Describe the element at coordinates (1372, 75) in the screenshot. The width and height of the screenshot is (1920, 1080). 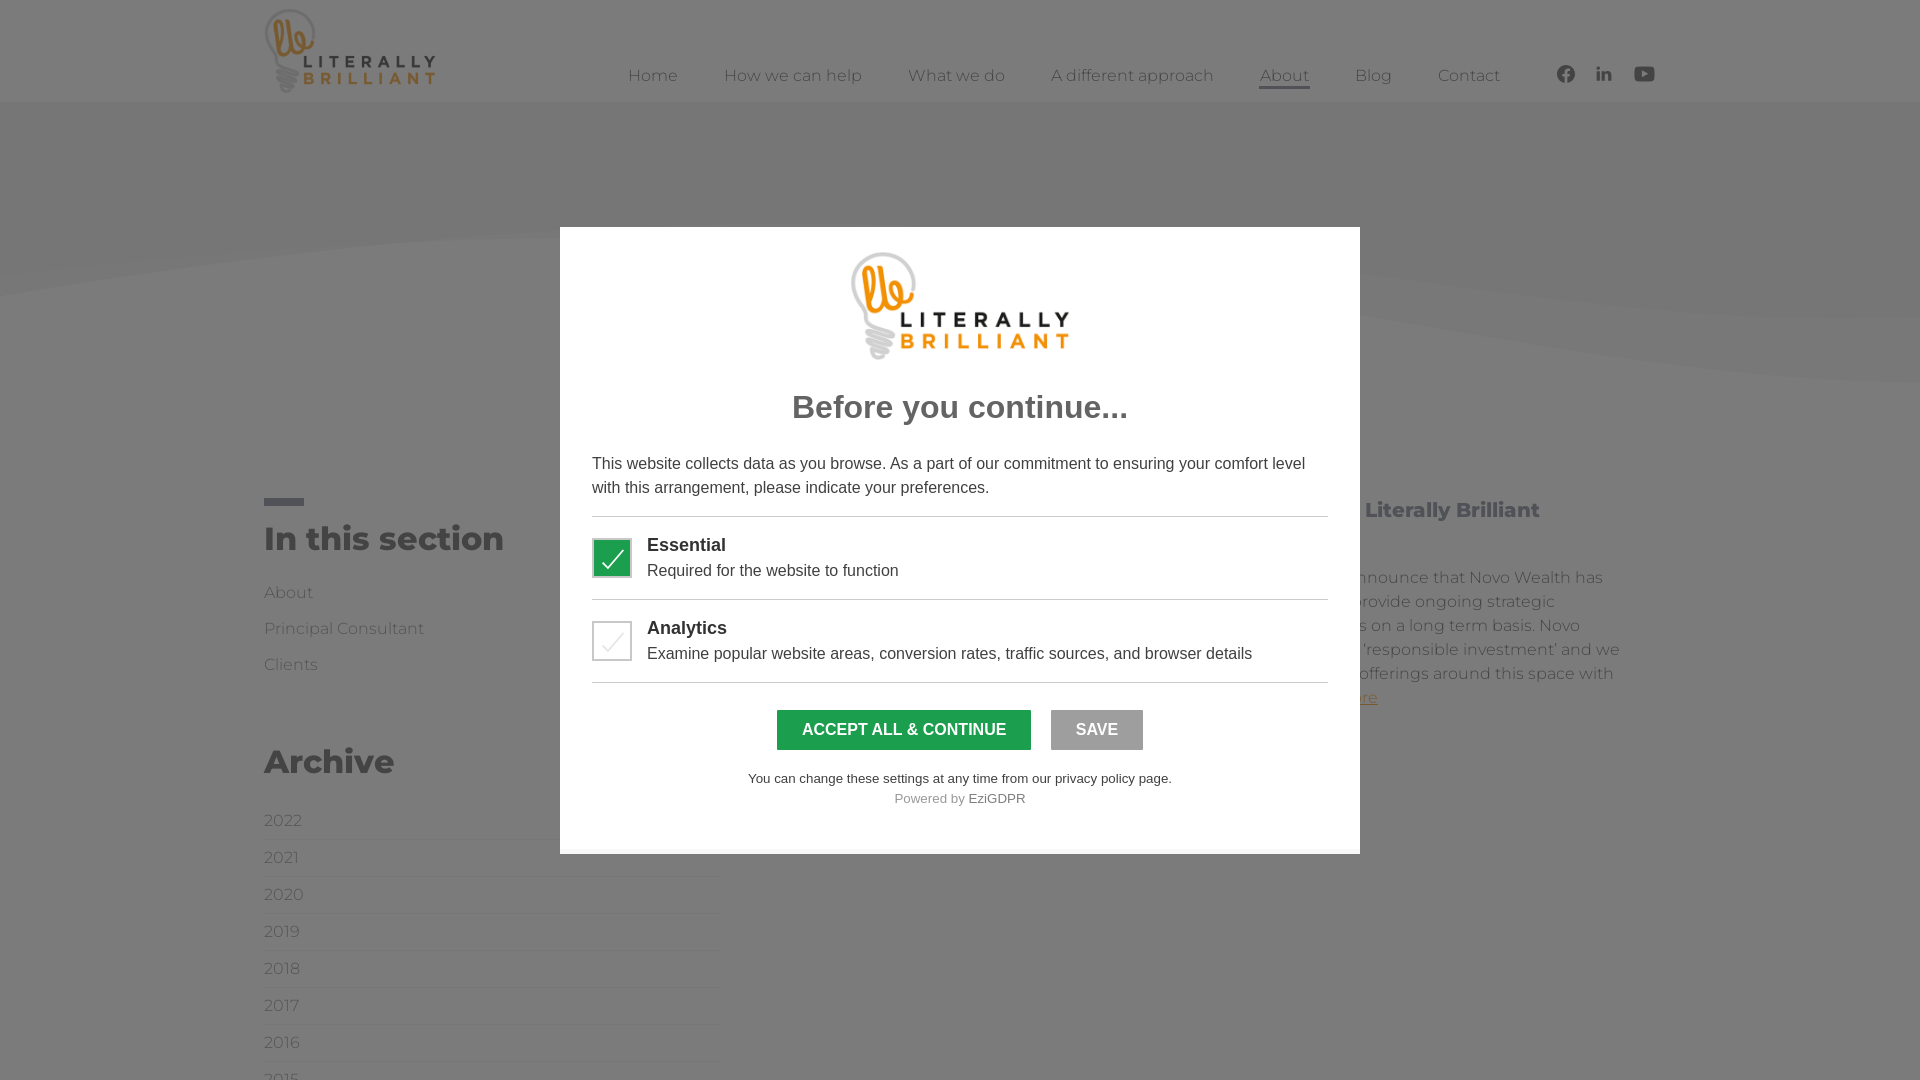
I see `'Blog'` at that location.